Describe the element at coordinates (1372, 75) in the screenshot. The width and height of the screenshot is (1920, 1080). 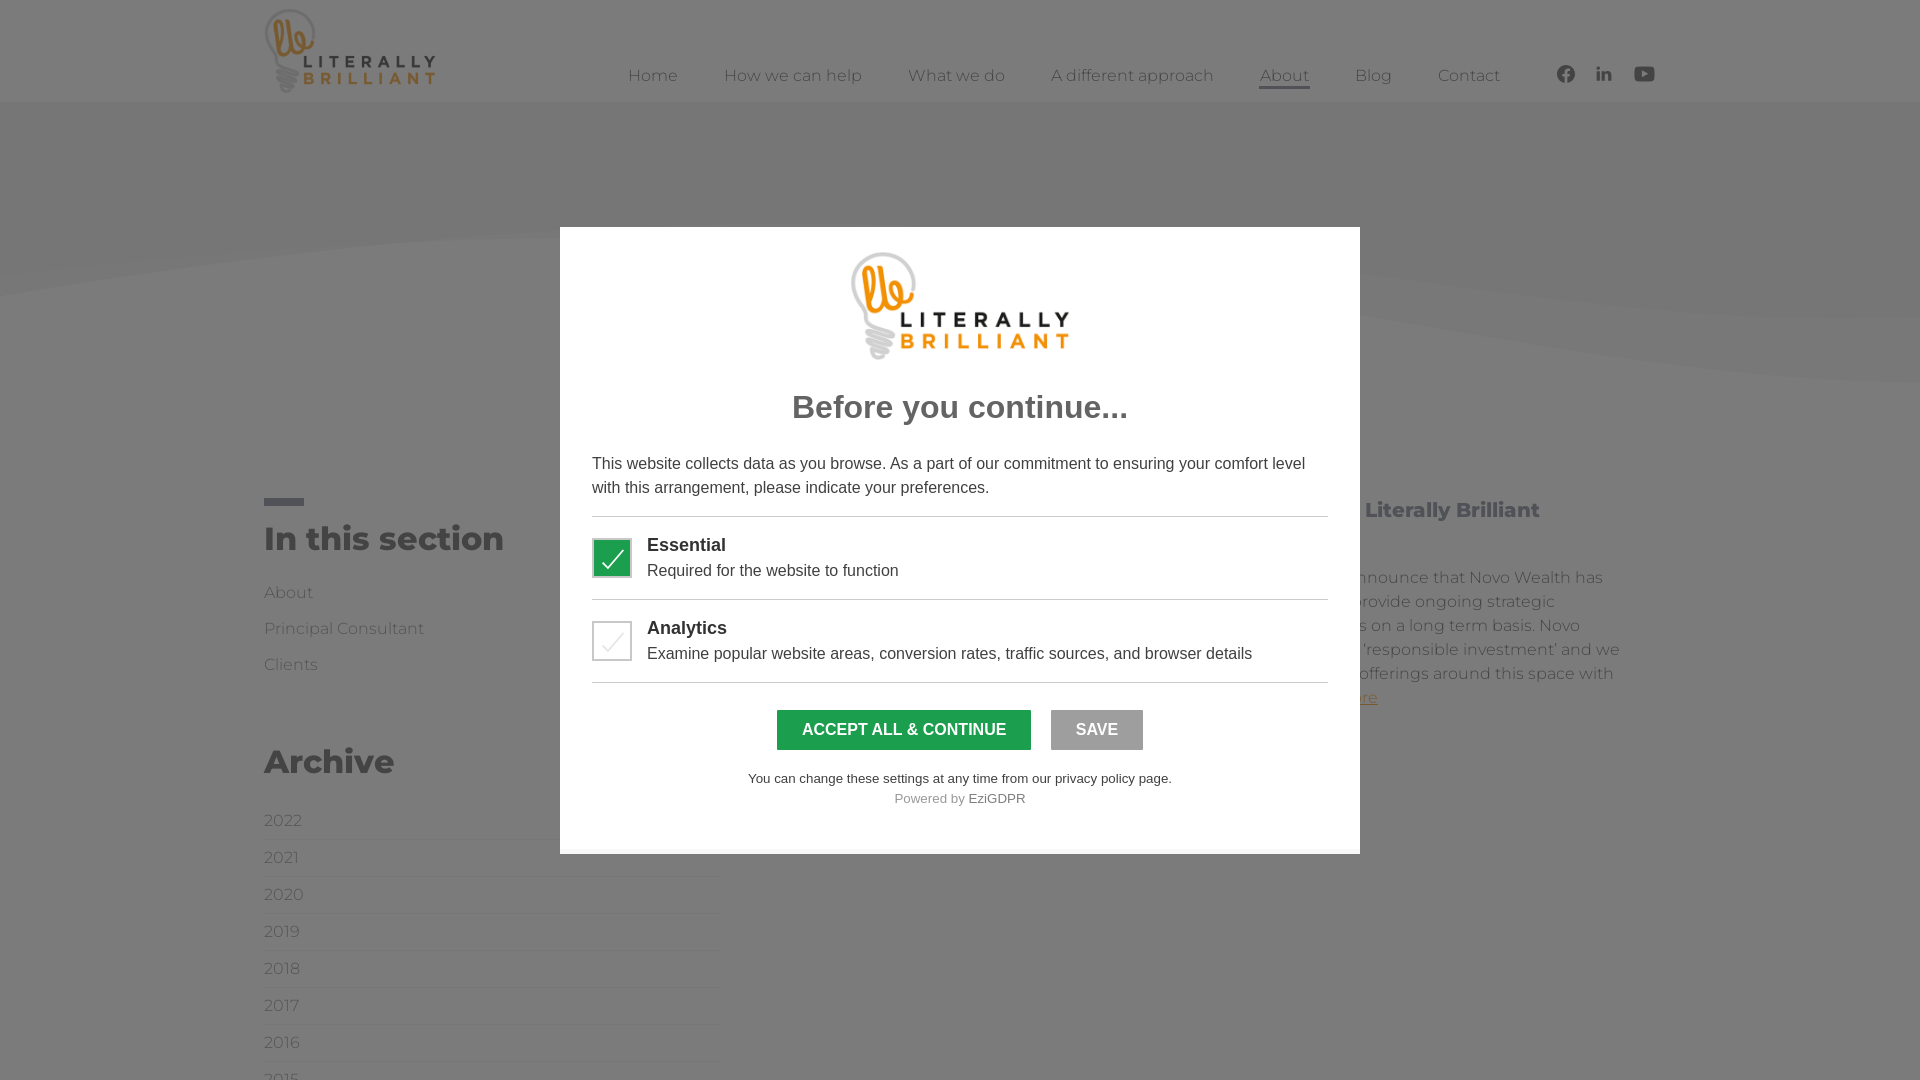
I see `'Blog'` at that location.